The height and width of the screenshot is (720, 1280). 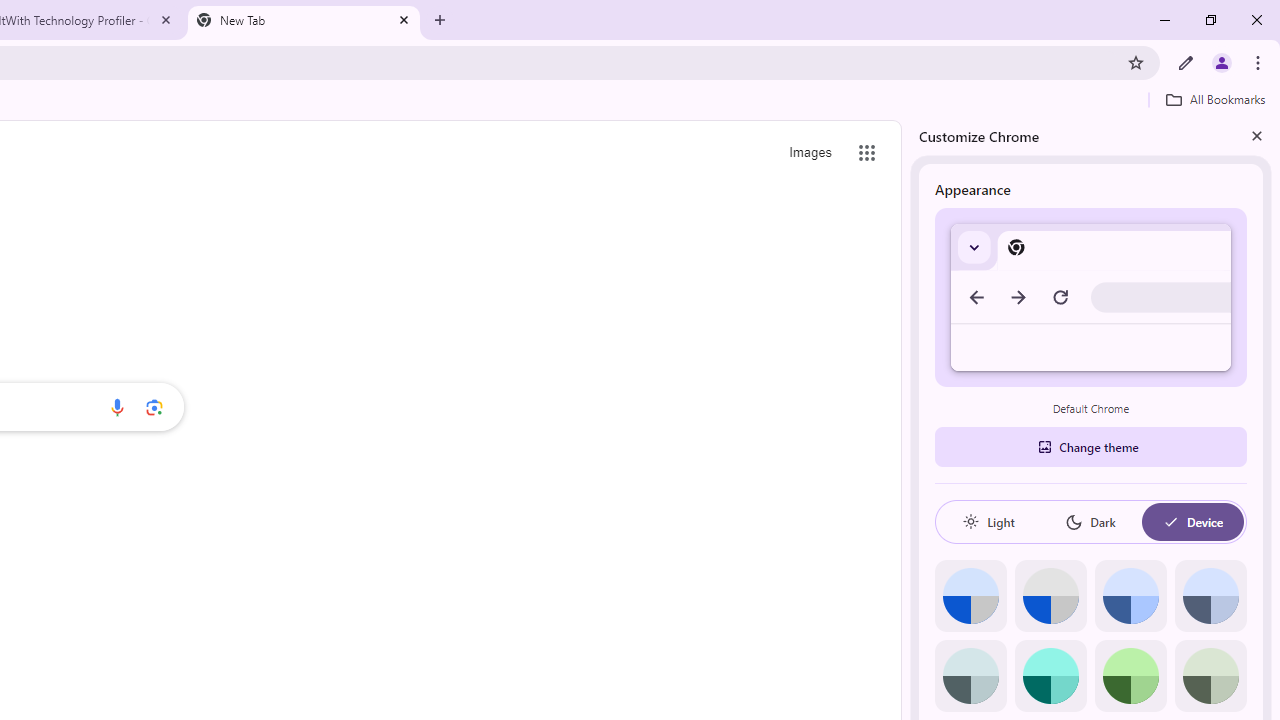 What do you see at coordinates (1192, 521) in the screenshot?
I see `'Device'` at bounding box center [1192, 521].